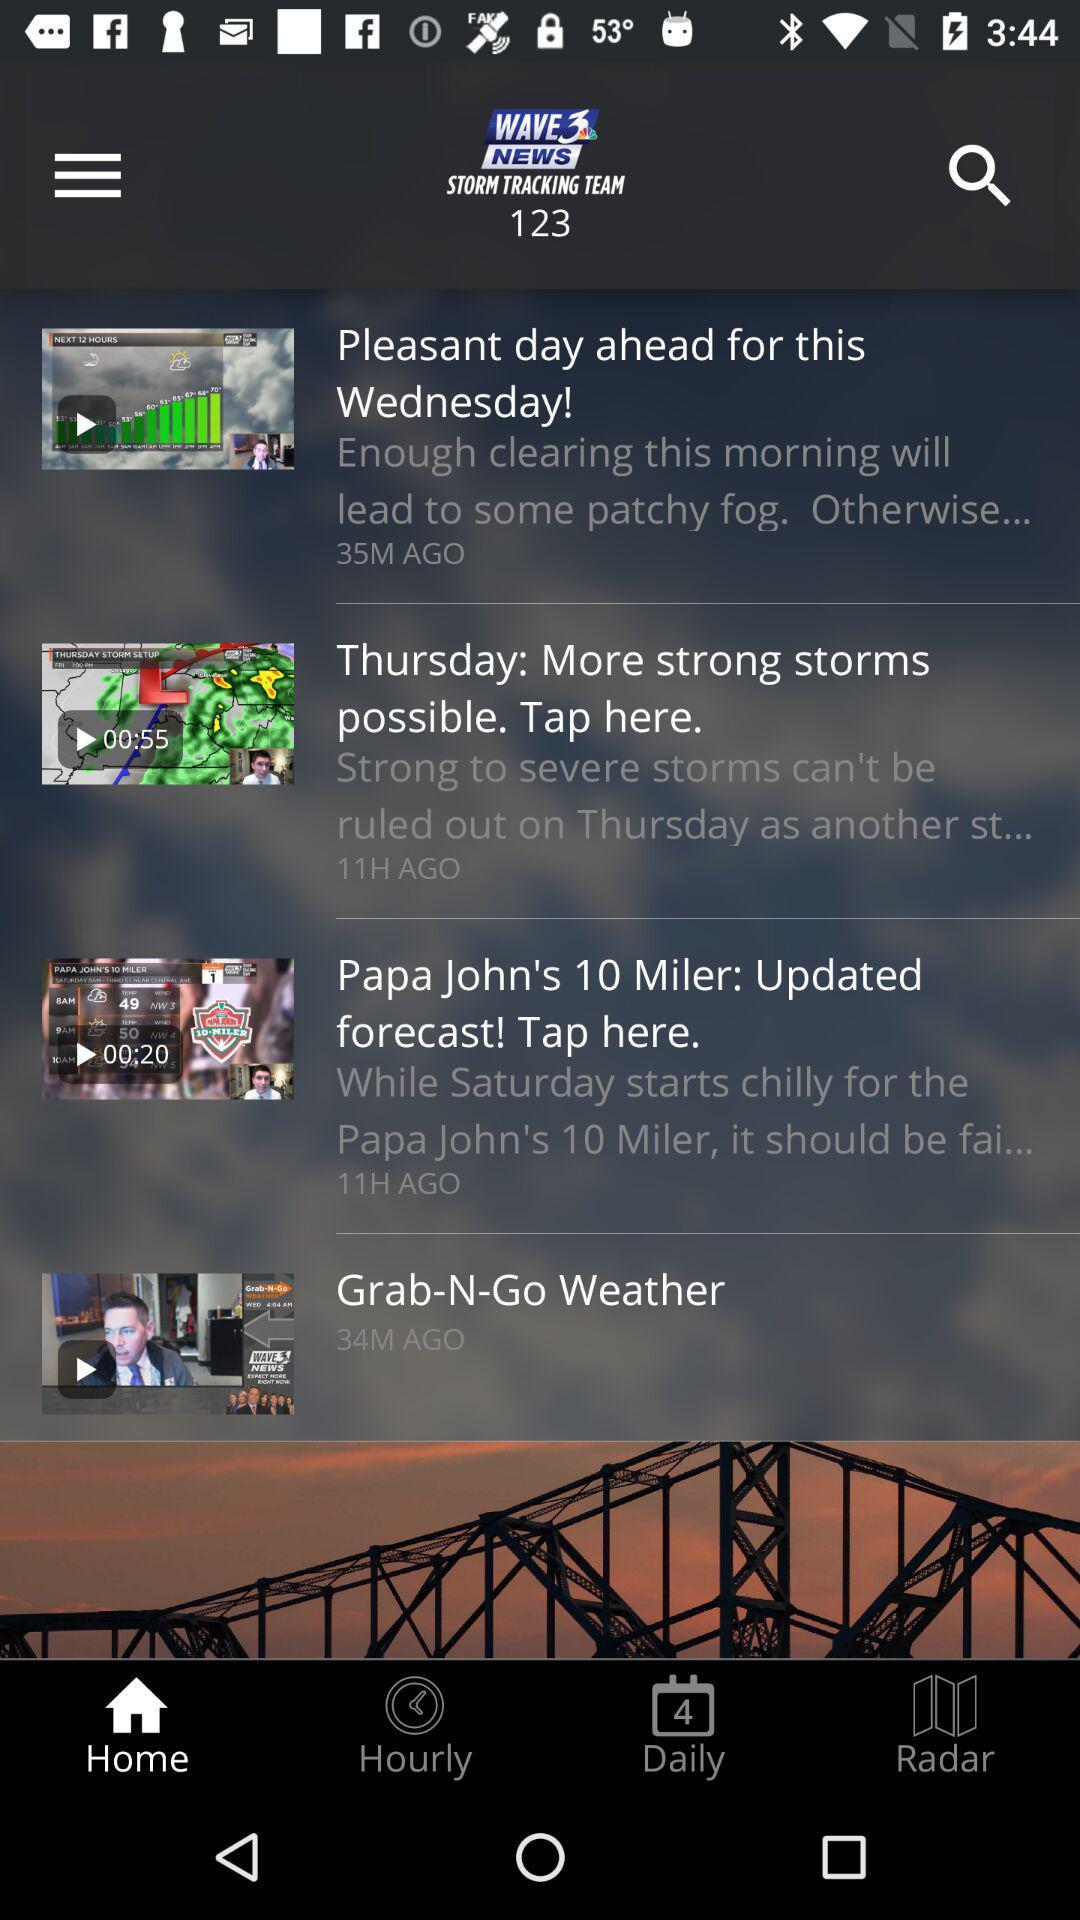  Describe the element at coordinates (945, 1726) in the screenshot. I see `the icon at the bottom right corner` at that location.